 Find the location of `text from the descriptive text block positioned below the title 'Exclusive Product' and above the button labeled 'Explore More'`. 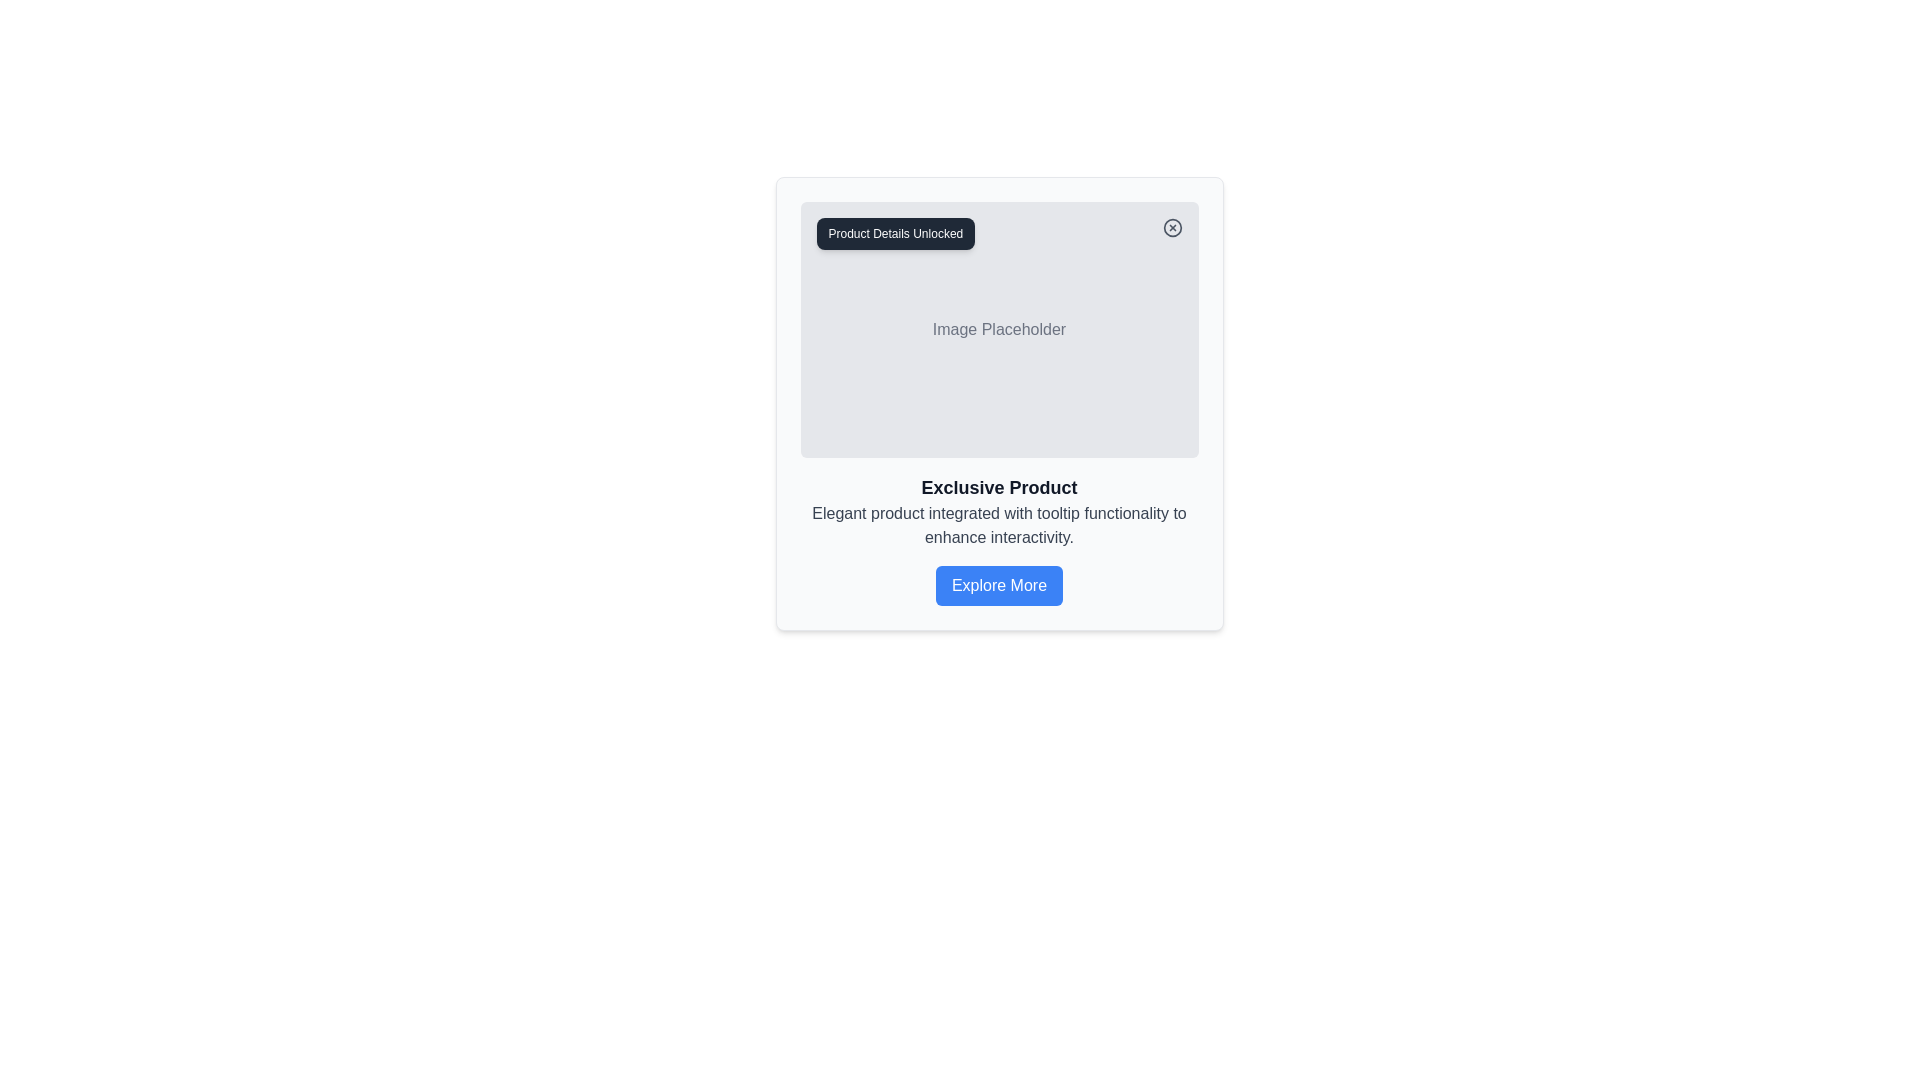

text from the descriptive text block positioned below the title 'Exclusive Product' and above the button labeled 'Explore More' is located at coordinates (999, 524).